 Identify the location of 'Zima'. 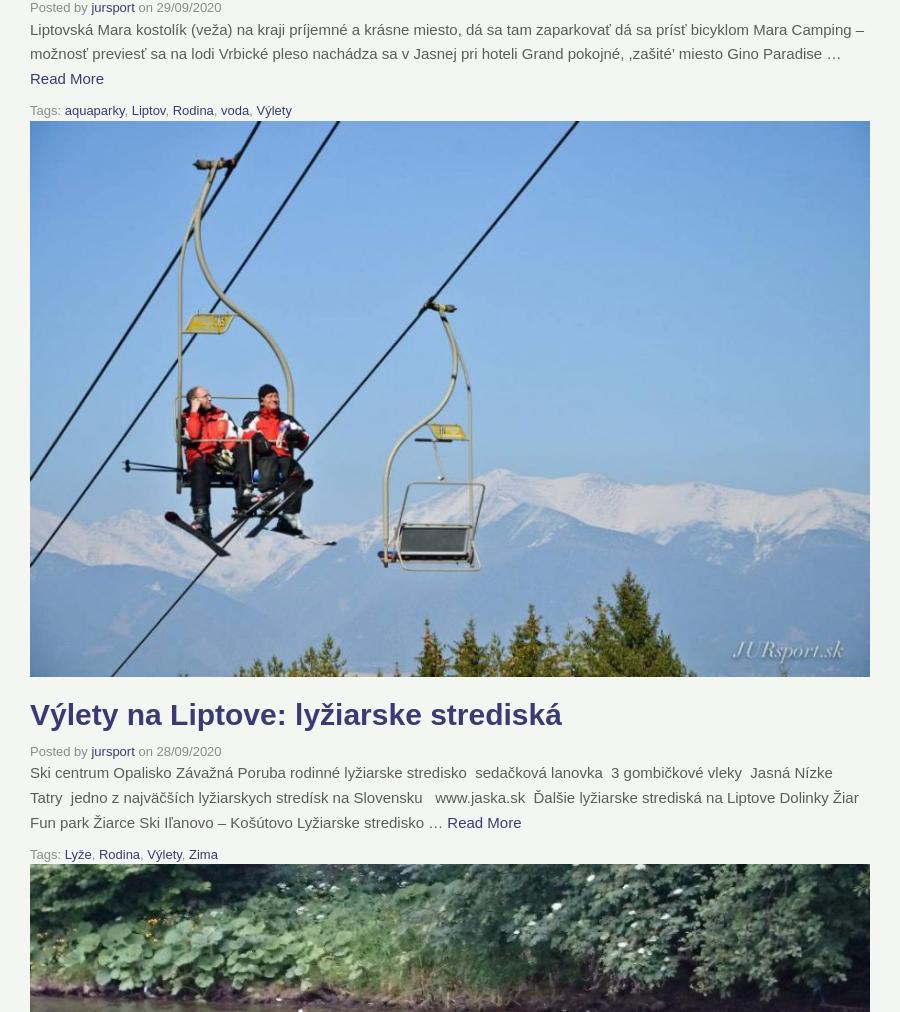
(189, 852).